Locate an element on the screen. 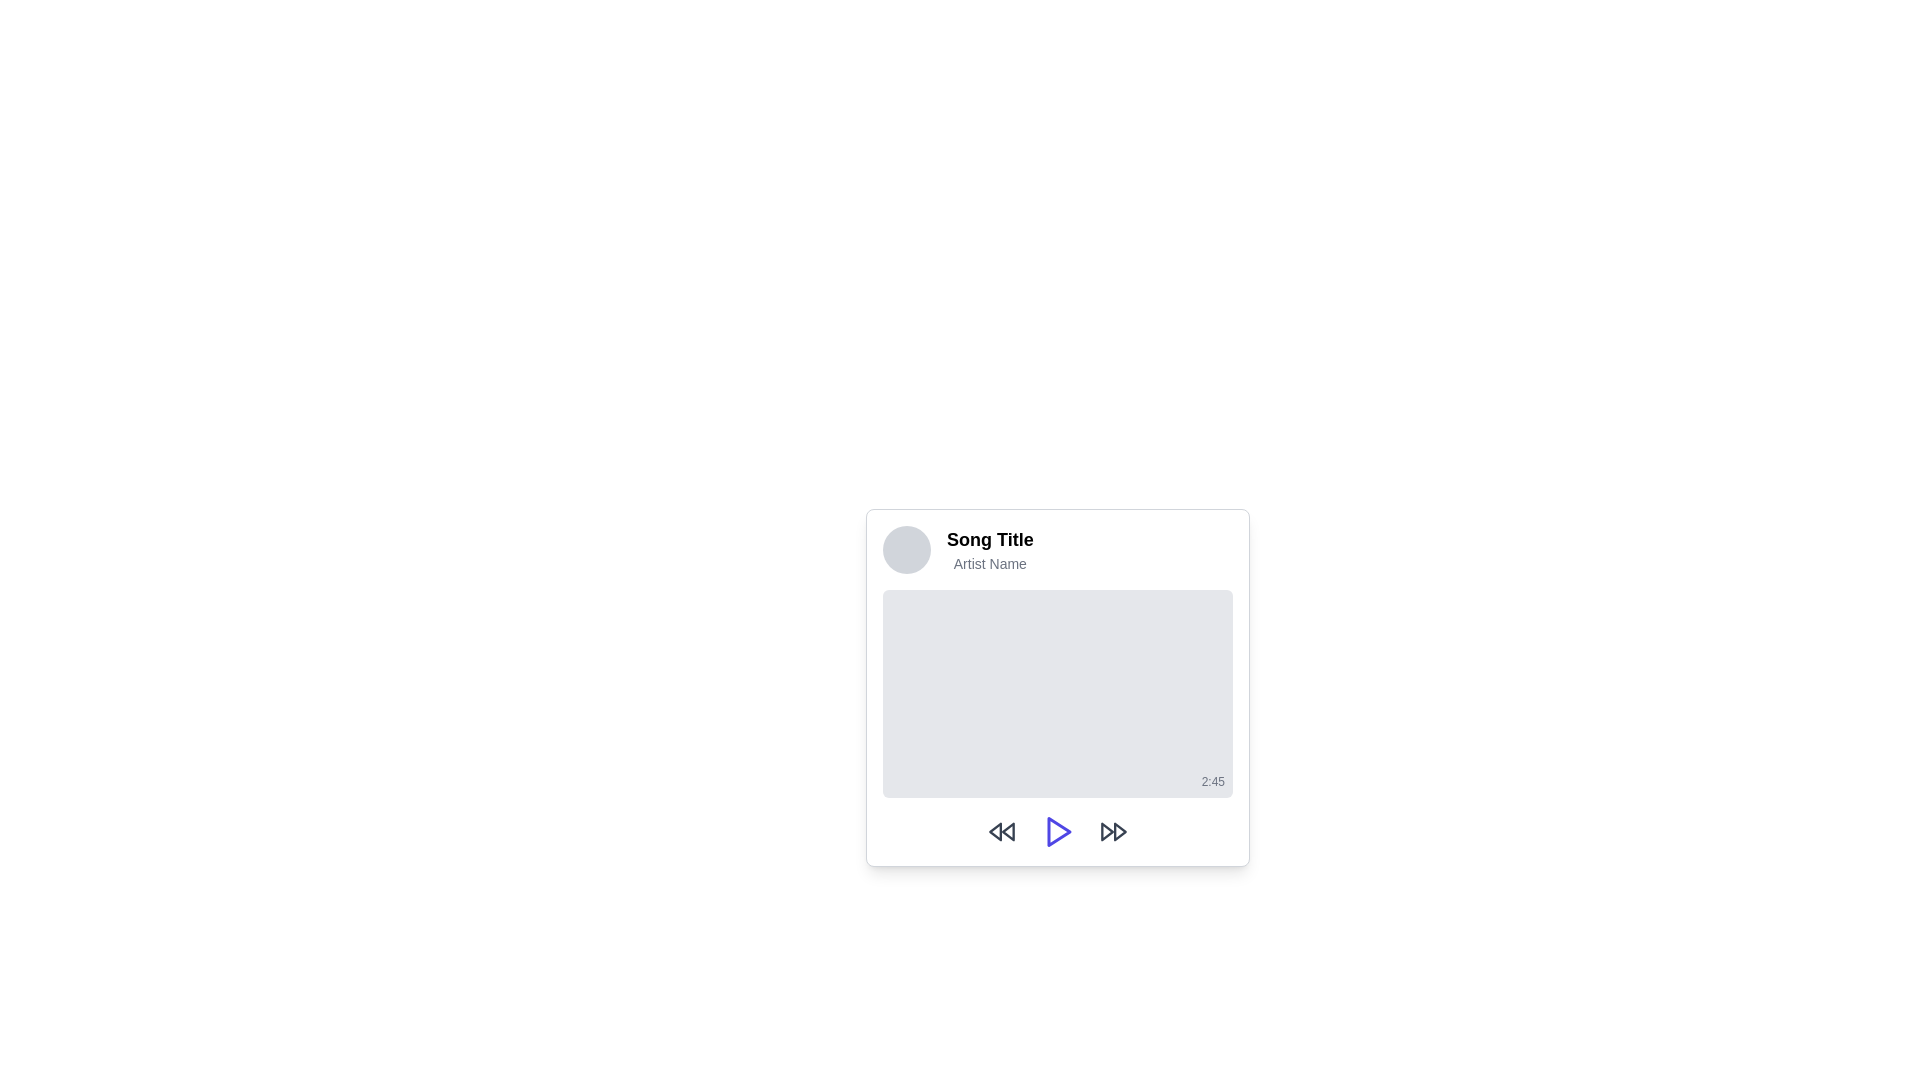  the triangular play button icon located at the center of the audio control section is located at coordinates (1058, 832).